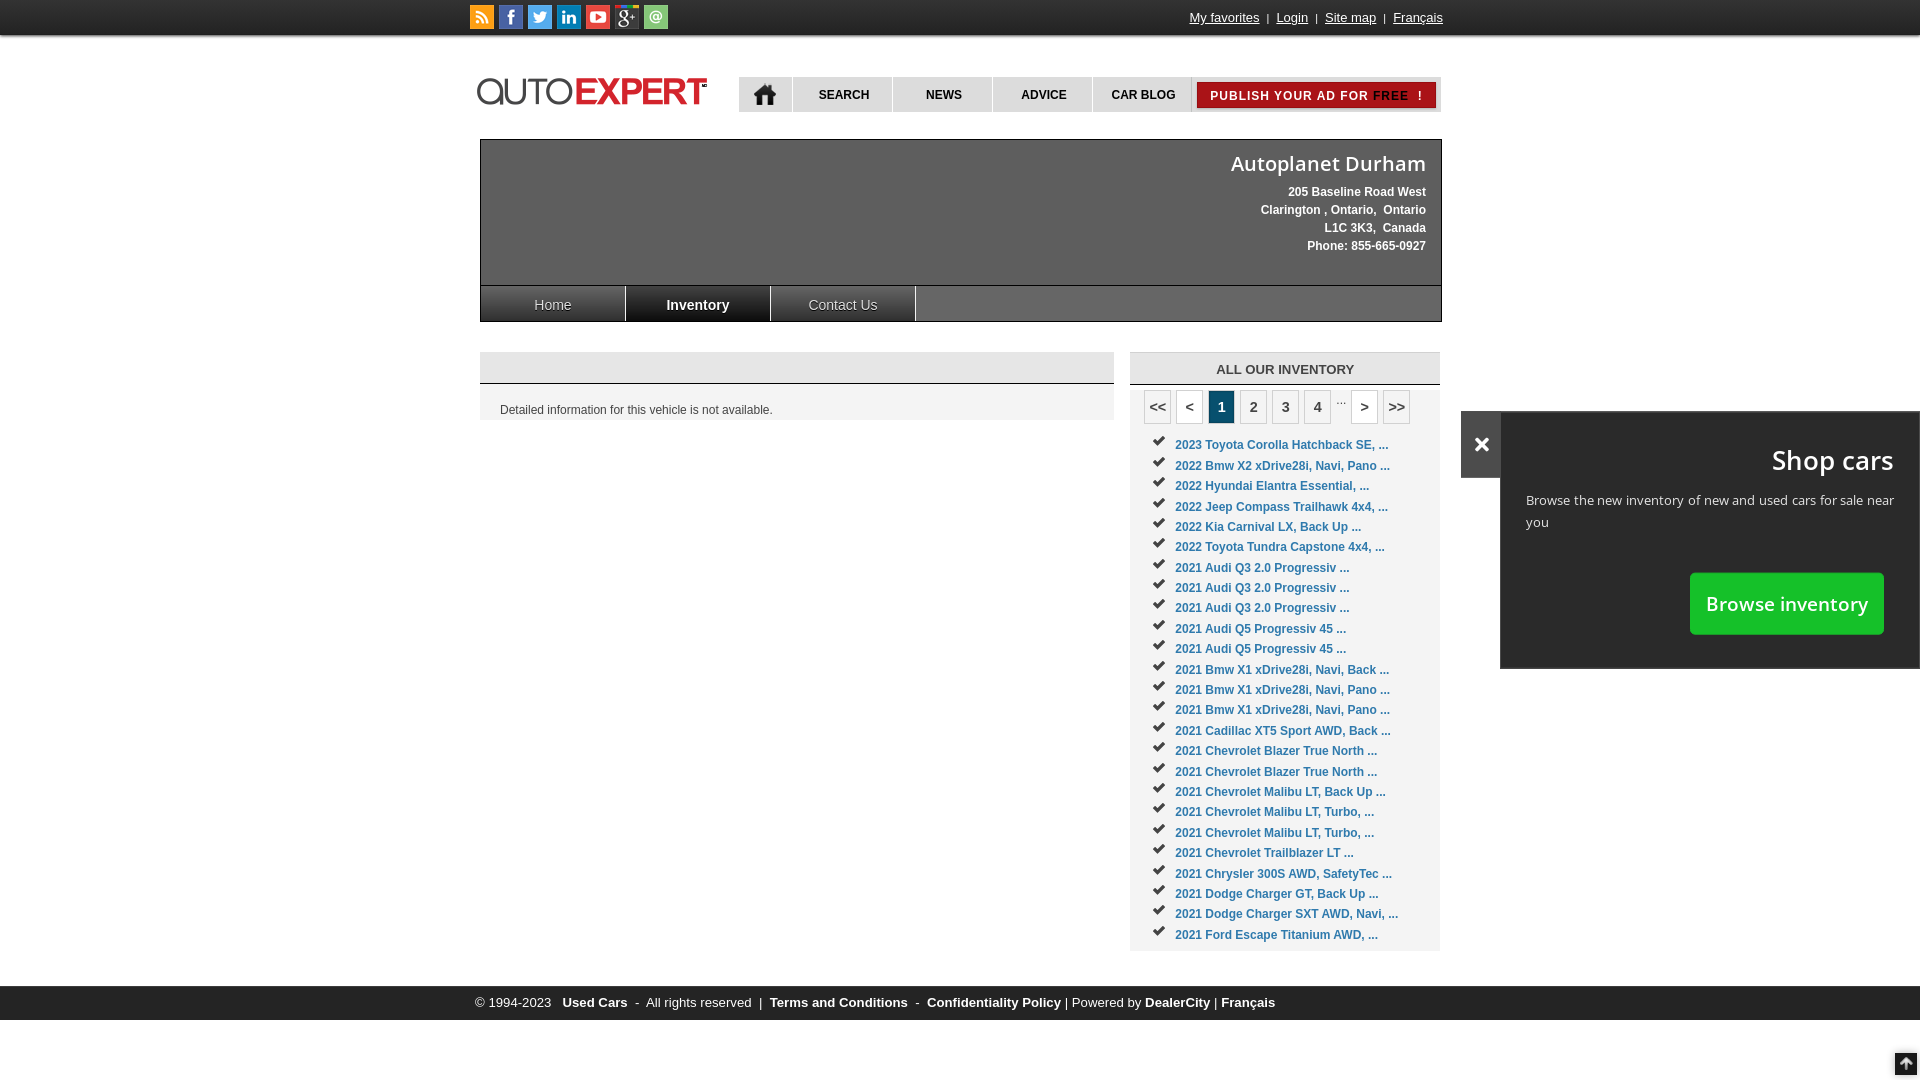 Image resolution: width=1920 pixels, height=1080 pixels. I want to click on 'My favorites', so click(1223, 17).